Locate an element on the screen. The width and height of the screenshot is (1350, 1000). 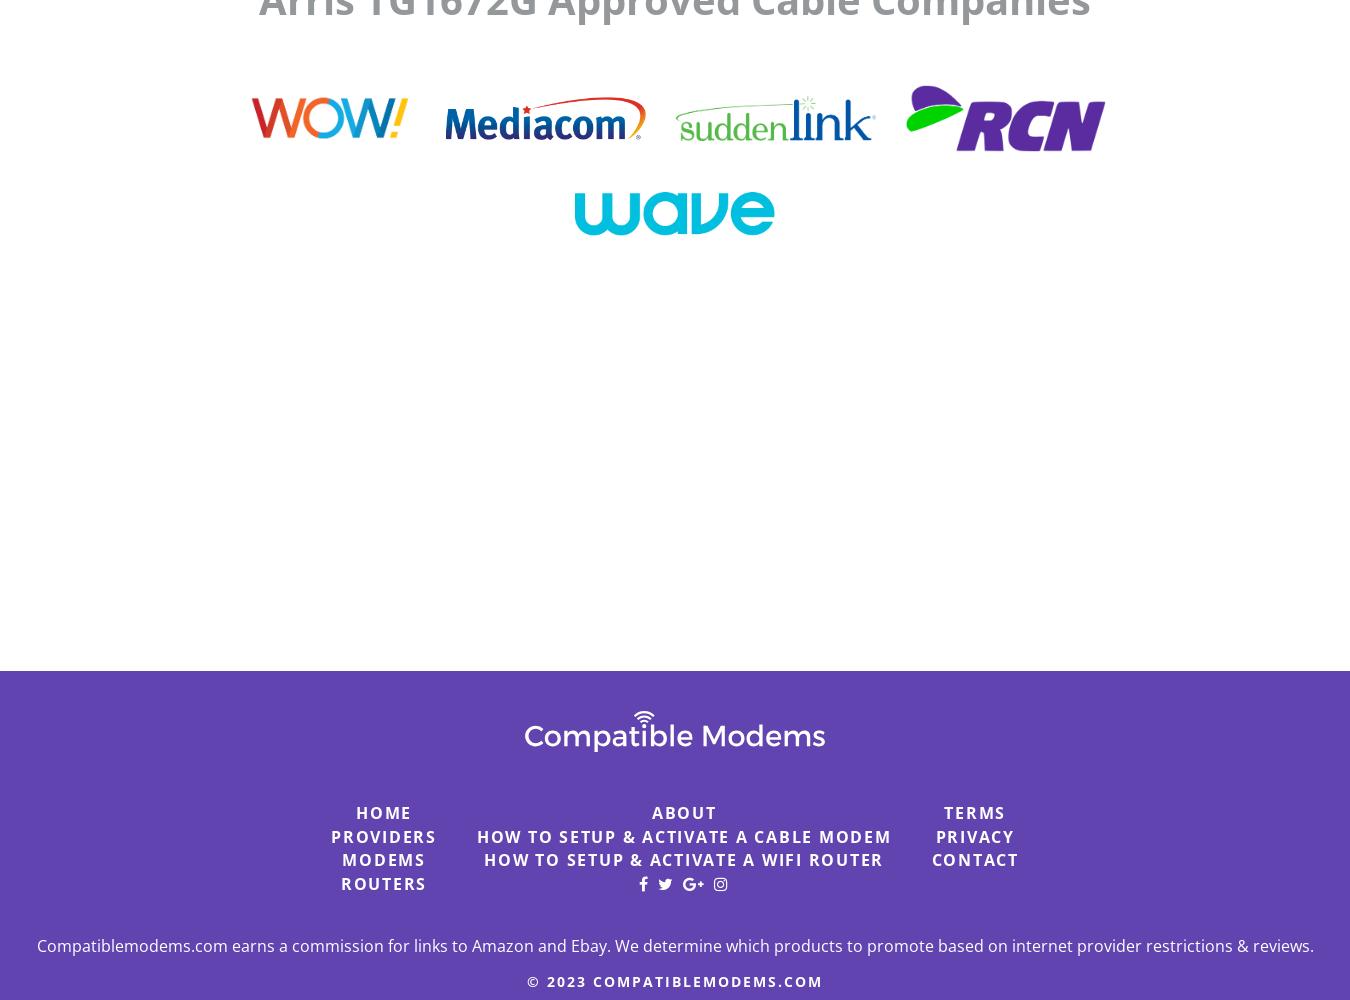
'Privacy' is located at coordinates (973, 835).